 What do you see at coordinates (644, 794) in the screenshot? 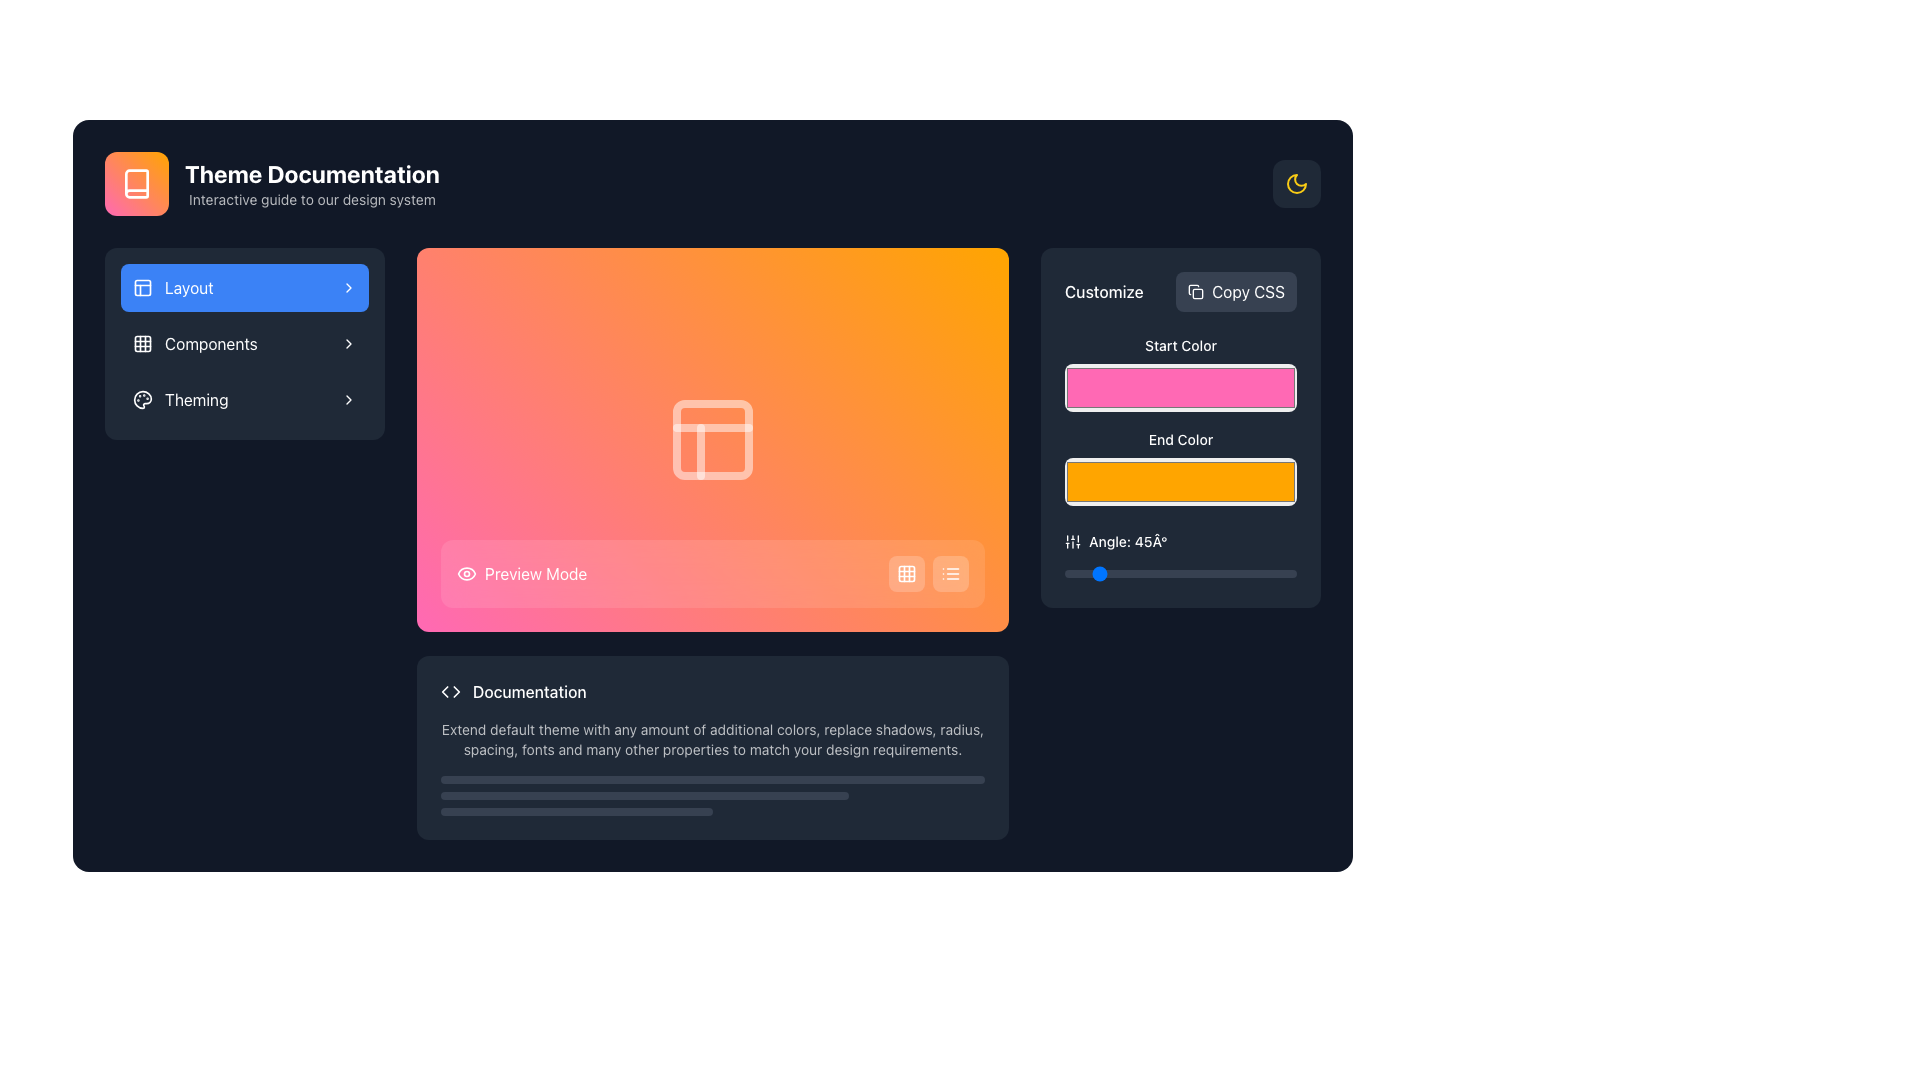
I see `the second horizontal bar in the grouped set of three progress indicators located at the bottom of the main content box` at bounding box center [644, 794].